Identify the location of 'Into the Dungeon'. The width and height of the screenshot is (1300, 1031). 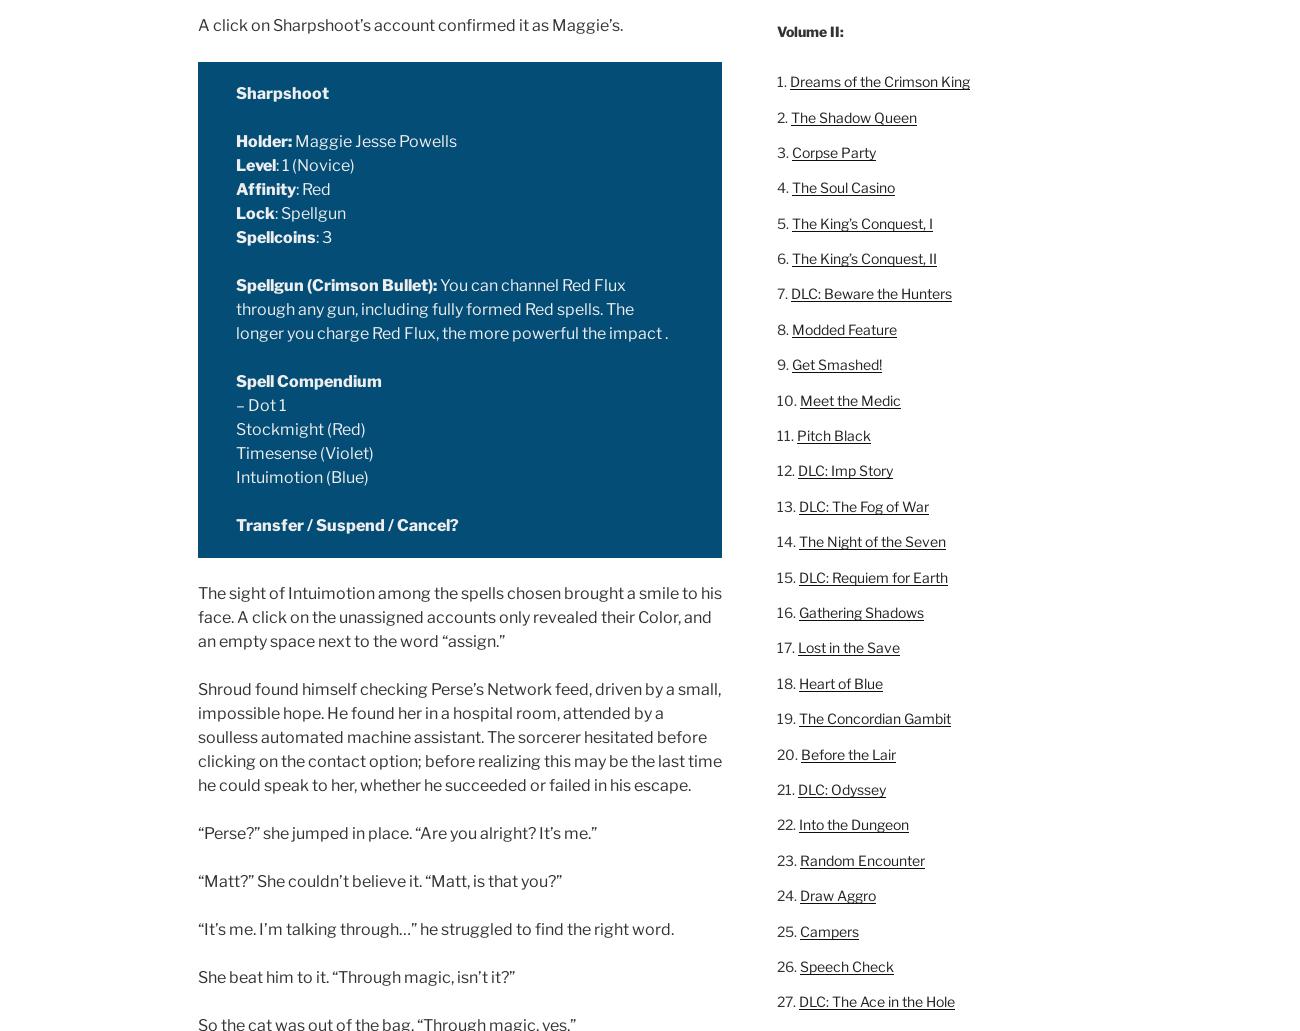
(853, 823).